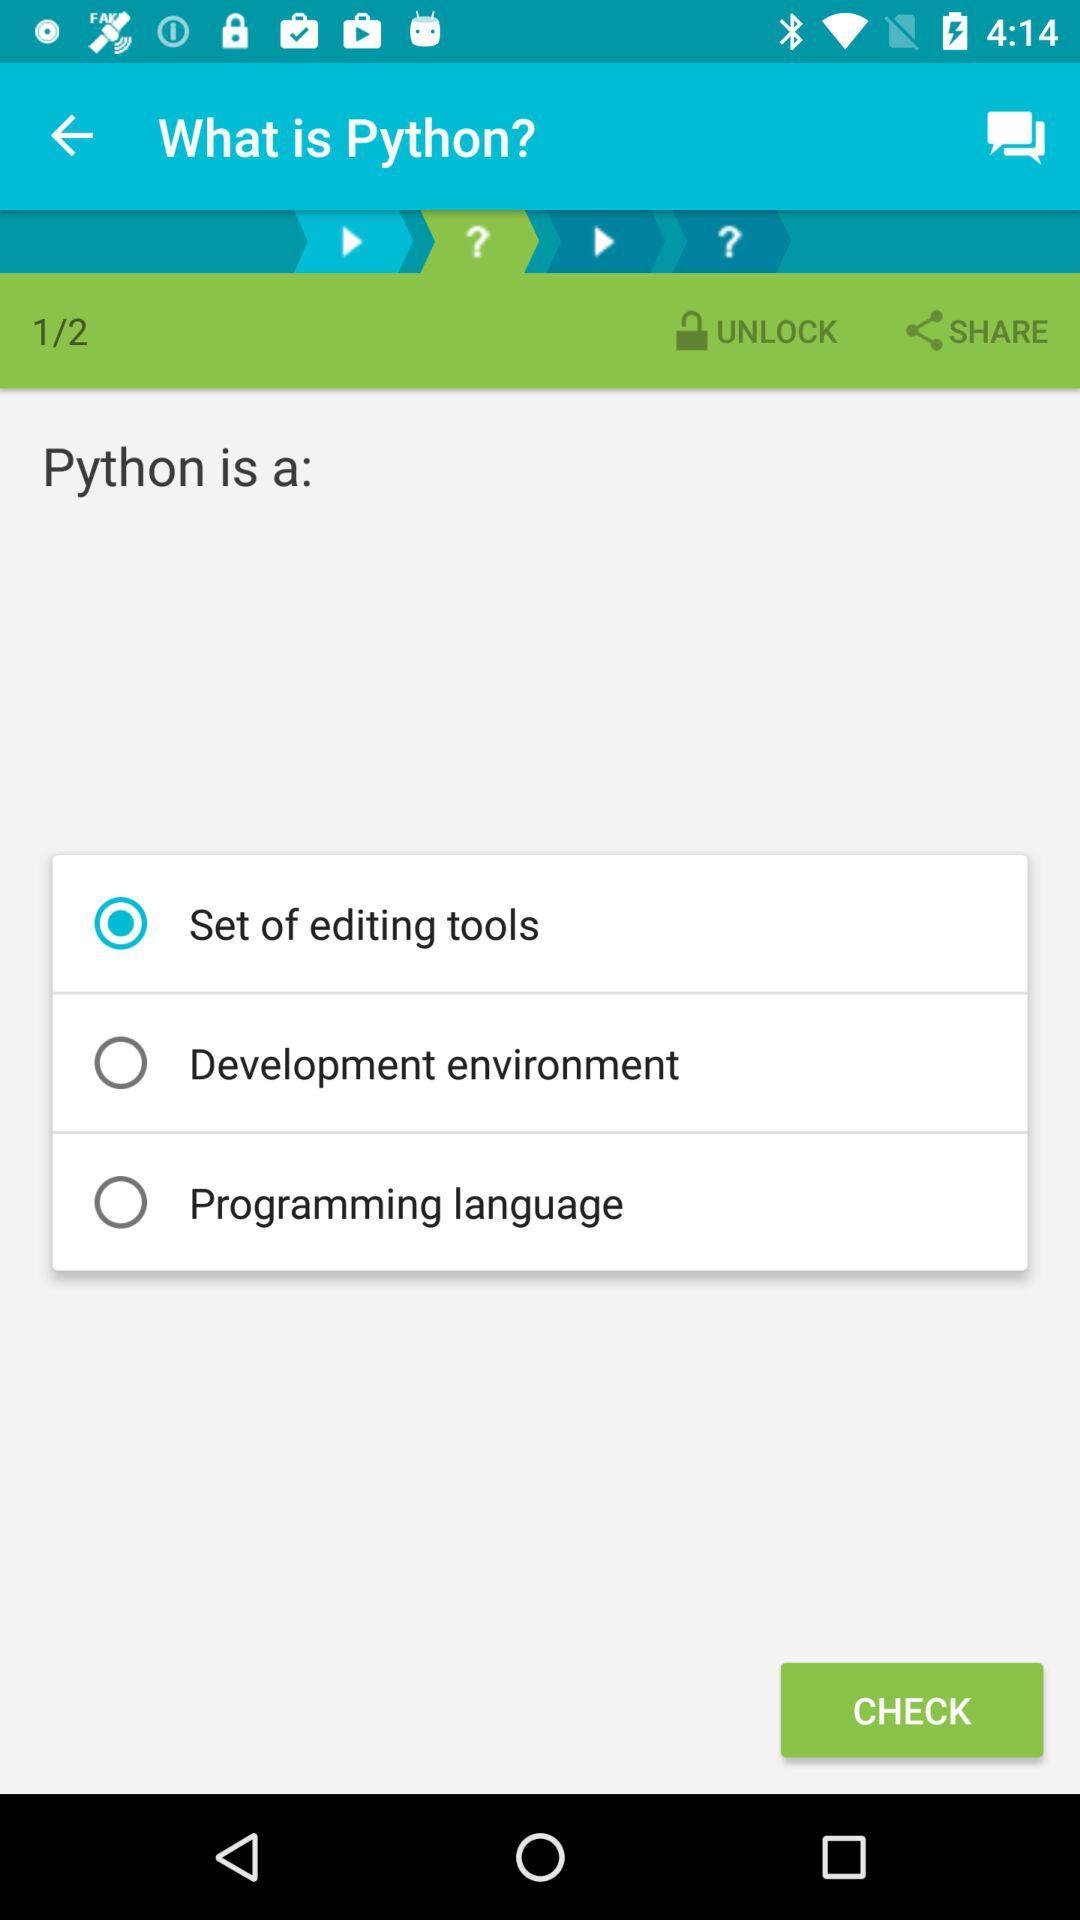 This screenshot has height=1920, width=1080. What do you see at coordinates (729, 240) in the screenshot?
I see `the help icon` at bounding box center [729, 240].